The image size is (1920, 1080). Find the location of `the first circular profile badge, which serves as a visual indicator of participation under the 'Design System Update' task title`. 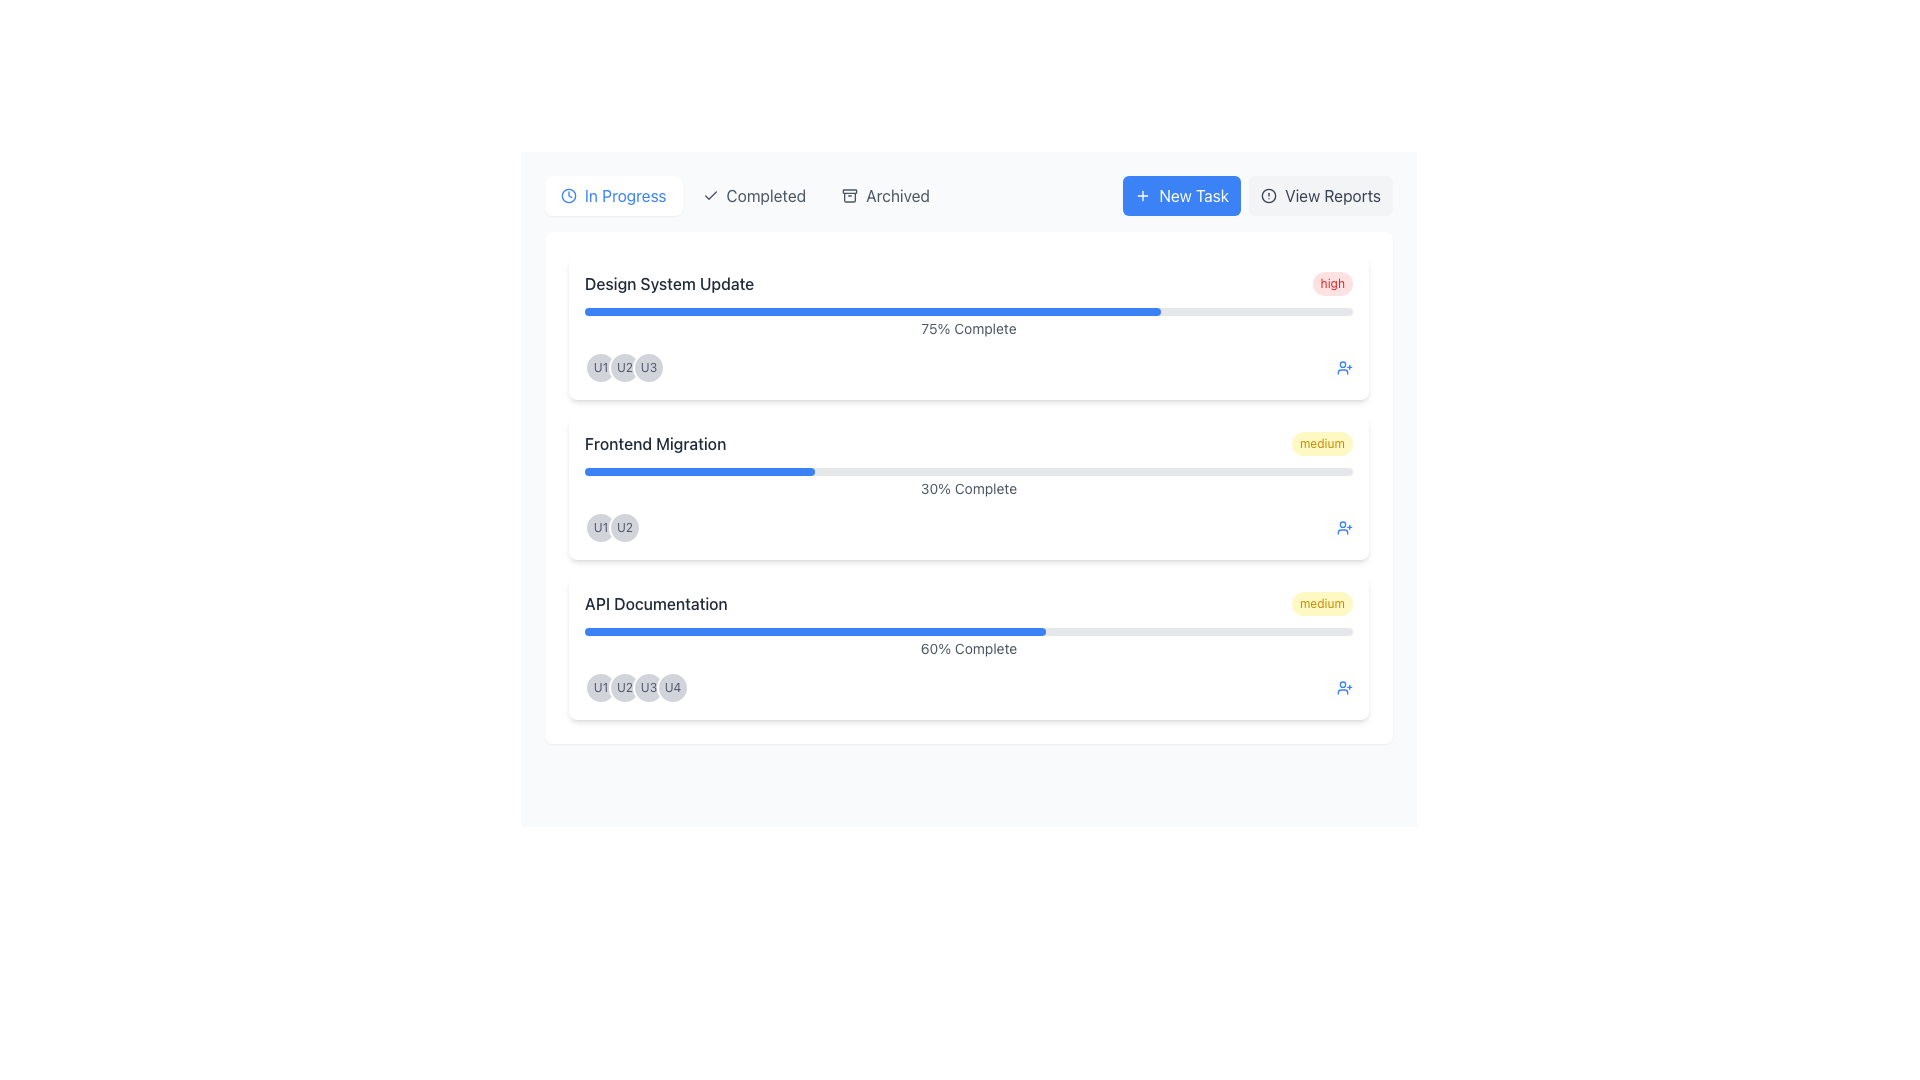

the first circular profile badge, which serves as a visual indicator of participation under the 'Design System Update' task title is located at coordinates (599, 367).